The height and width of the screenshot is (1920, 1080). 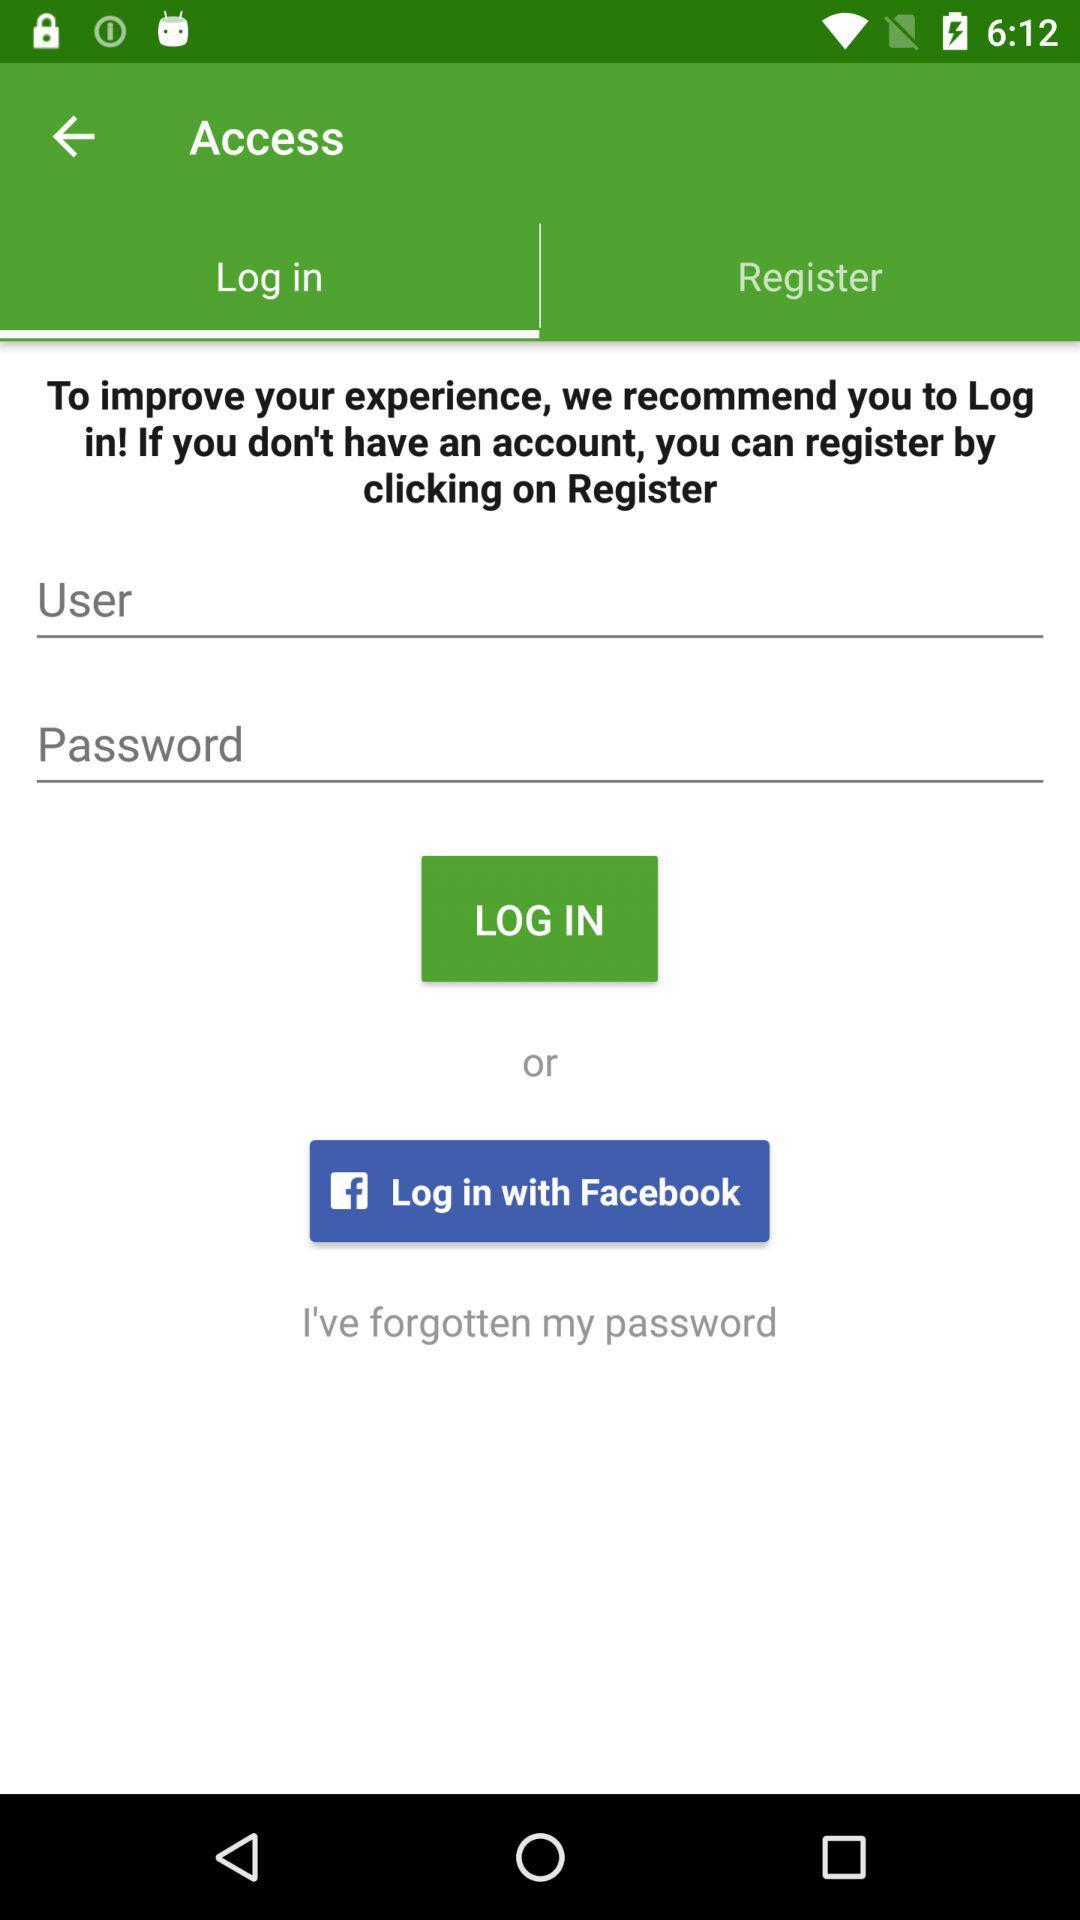 I want to click on icon to the left of access item, so click(x=72, y=135).